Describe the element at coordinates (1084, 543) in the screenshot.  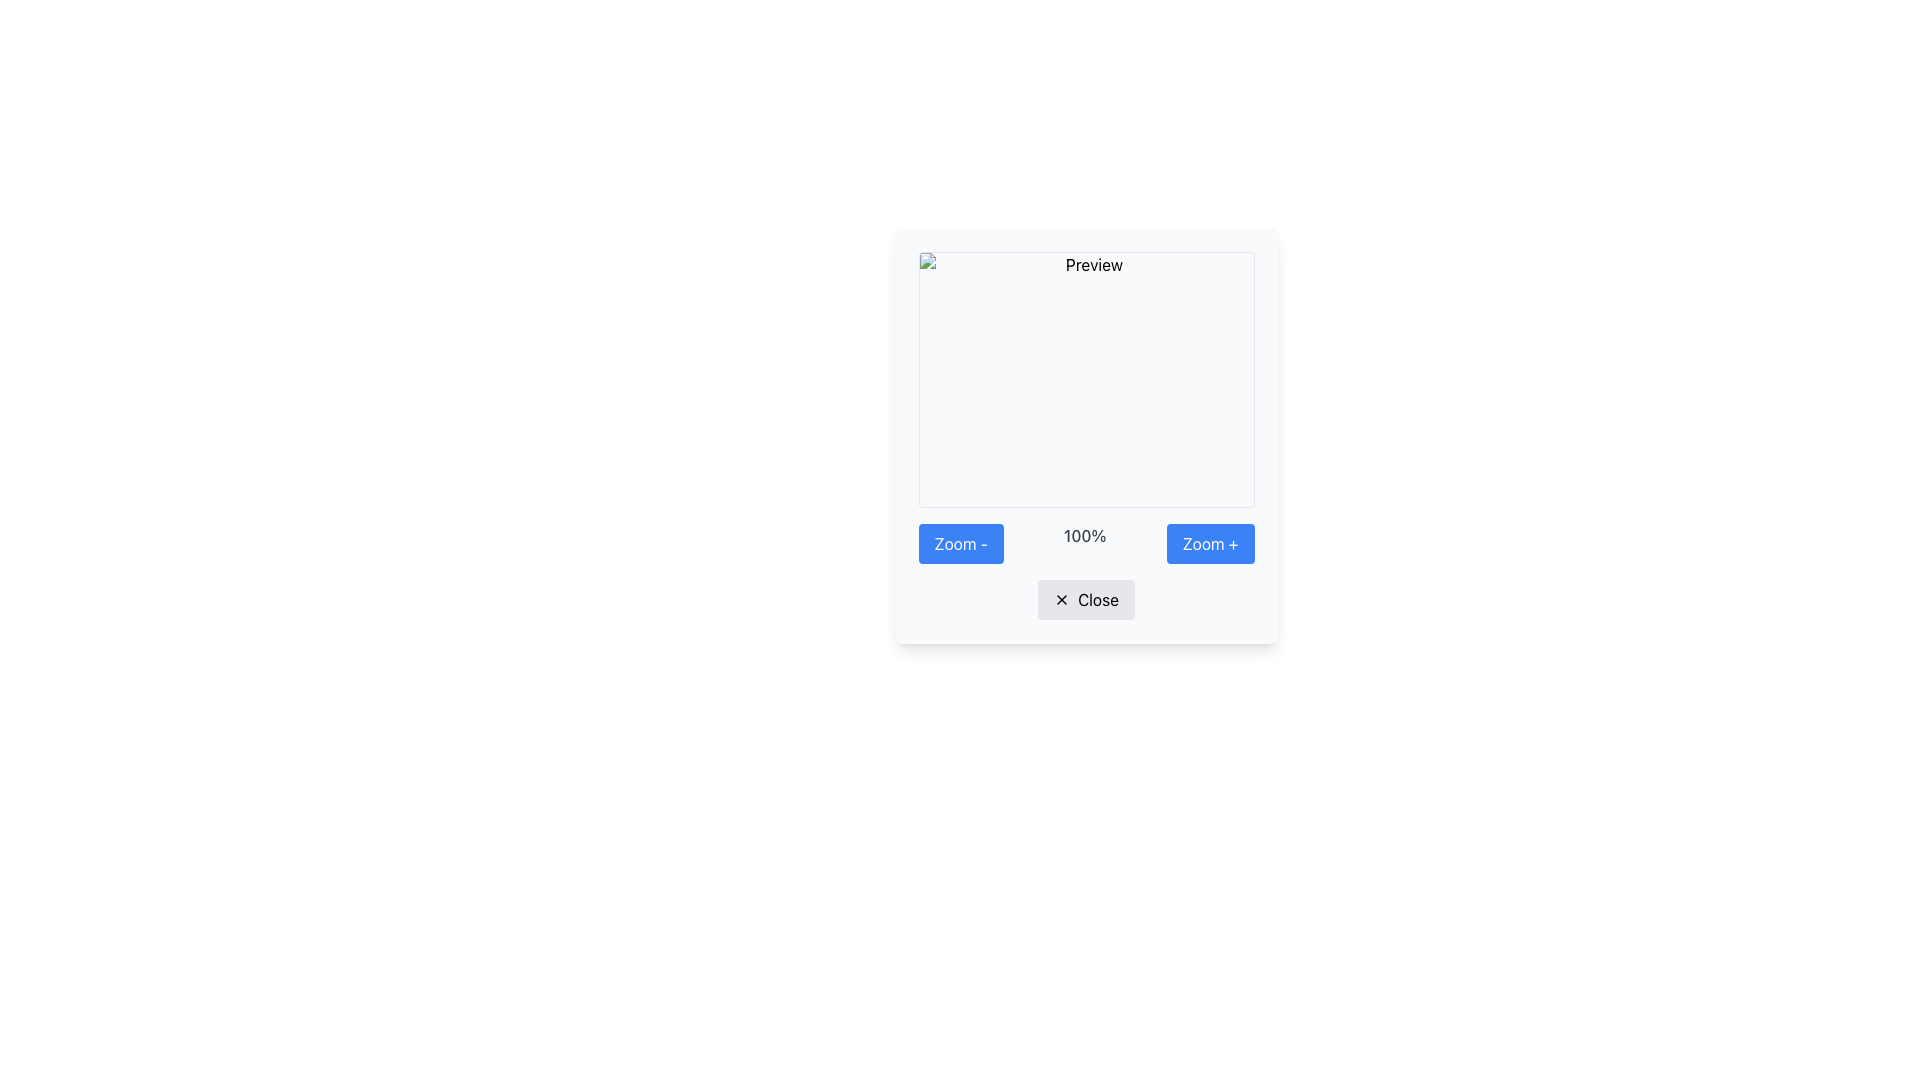
I see `the zoom level indicator text label, which displays the current zoom percentage and is centrally located between the 'Zoom -' button and the 'Zoom +' button near the bottom of the dialog` at that location.